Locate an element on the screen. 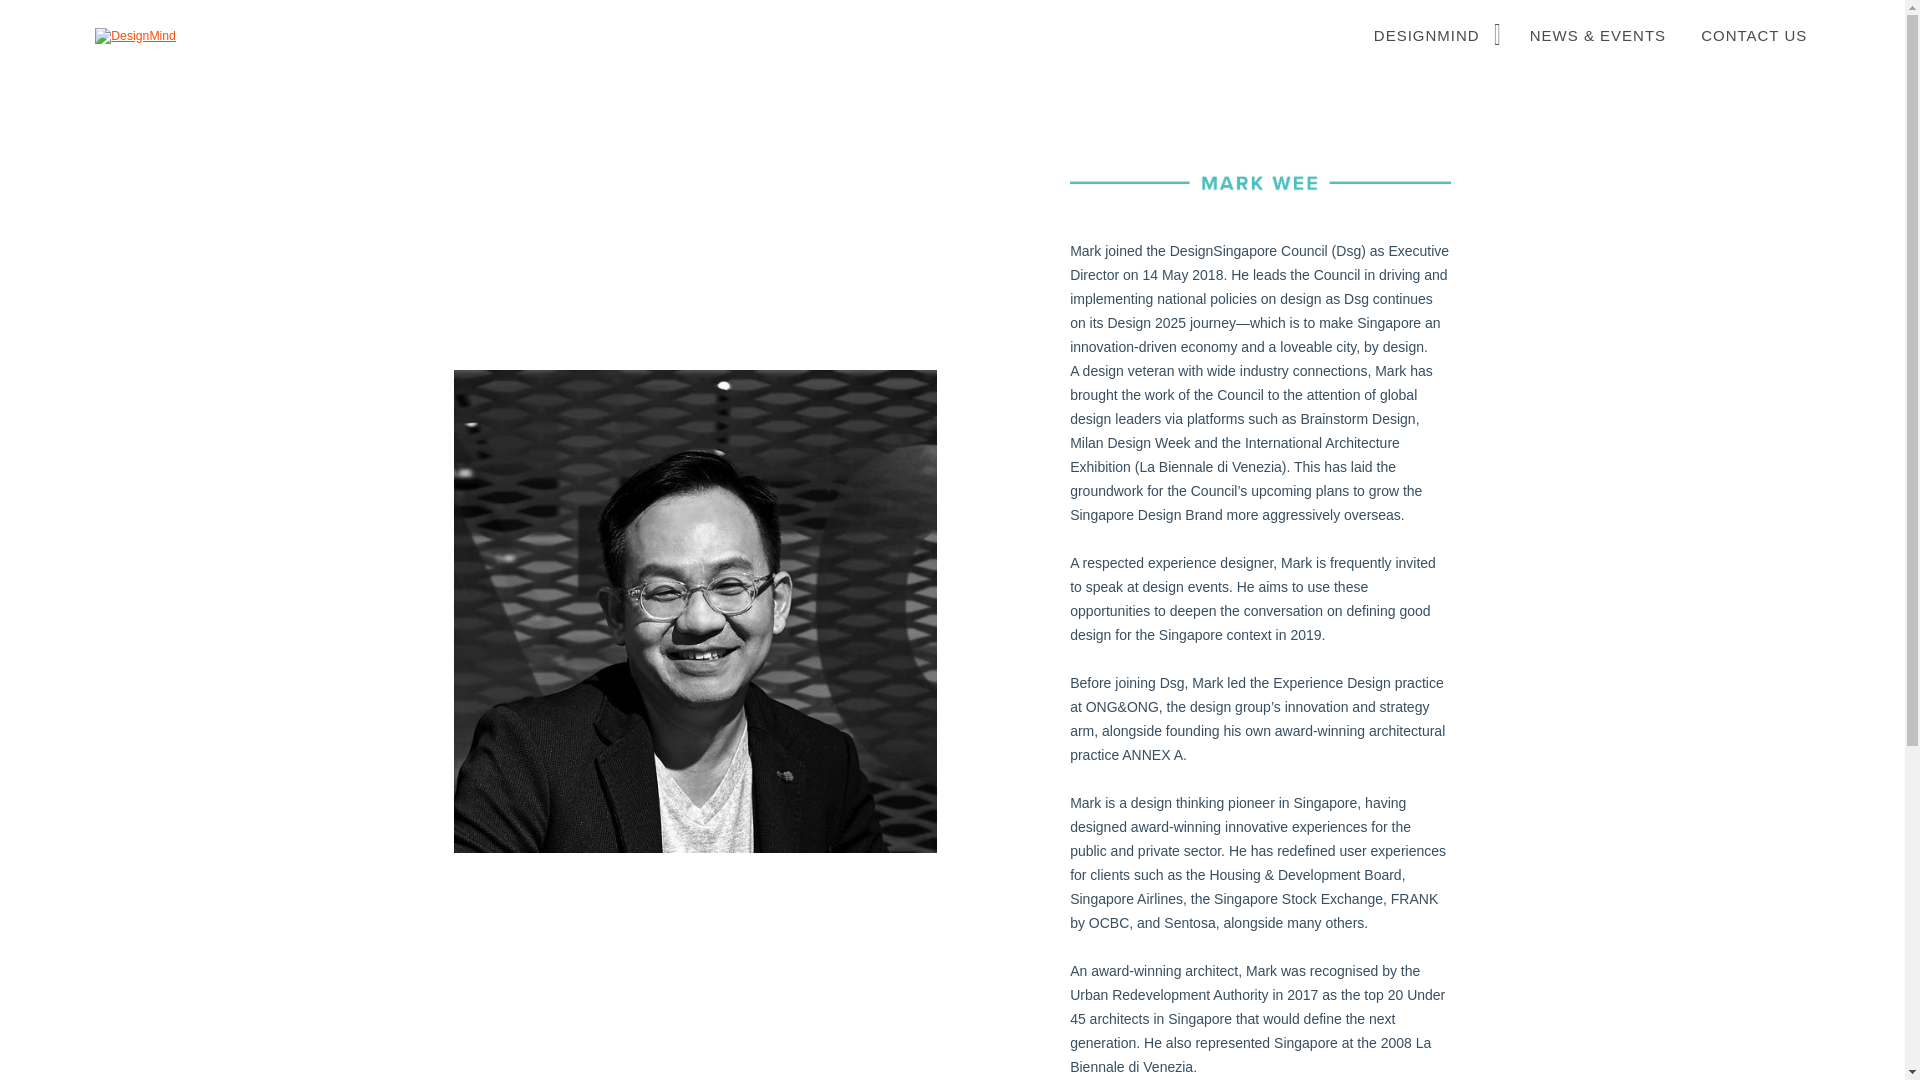 This screenshot has height=1080, width=1920. 'DESIGNMIND' is located at coordinates (1359, 35).